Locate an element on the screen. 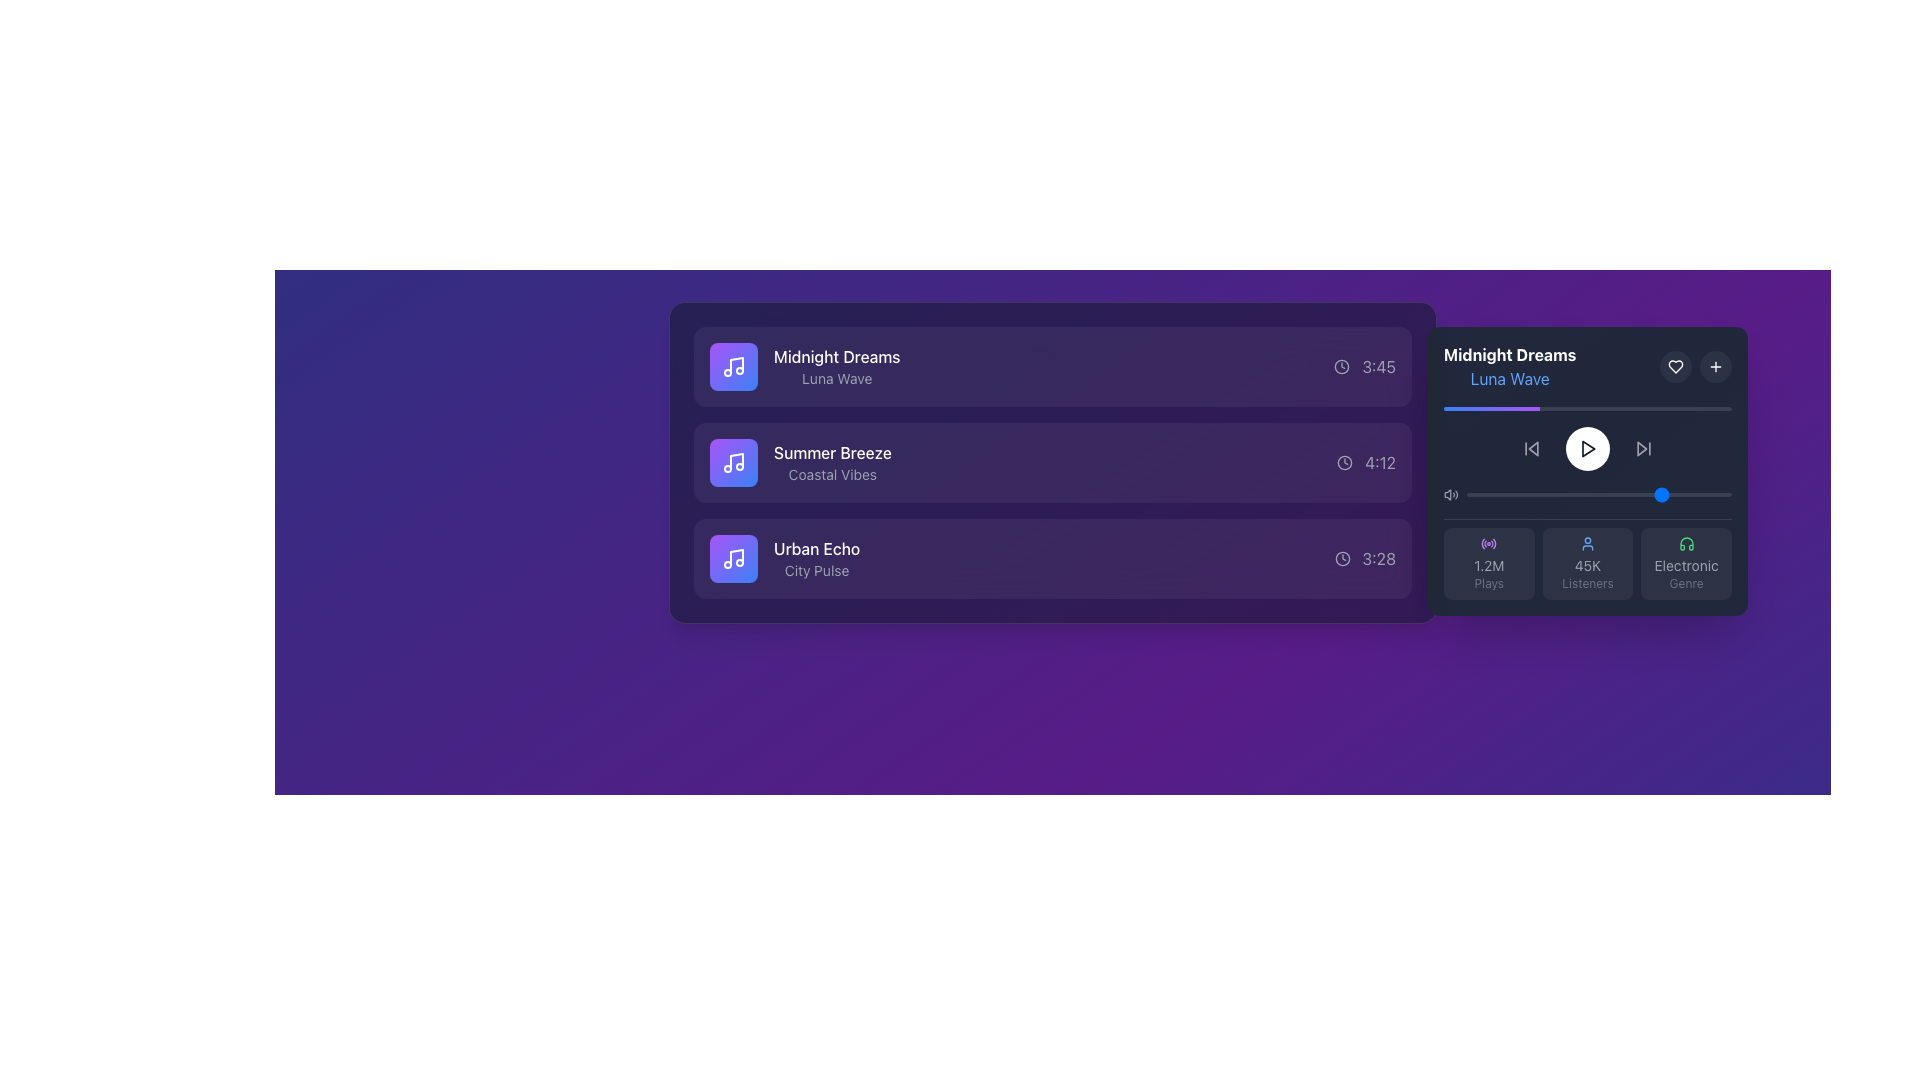  the text label reading 'Coastal Vibes', which is styled in light gray and positioned directly beneath 'Summer Breeze' in the list of musical items is located at coordinates (832, 474).